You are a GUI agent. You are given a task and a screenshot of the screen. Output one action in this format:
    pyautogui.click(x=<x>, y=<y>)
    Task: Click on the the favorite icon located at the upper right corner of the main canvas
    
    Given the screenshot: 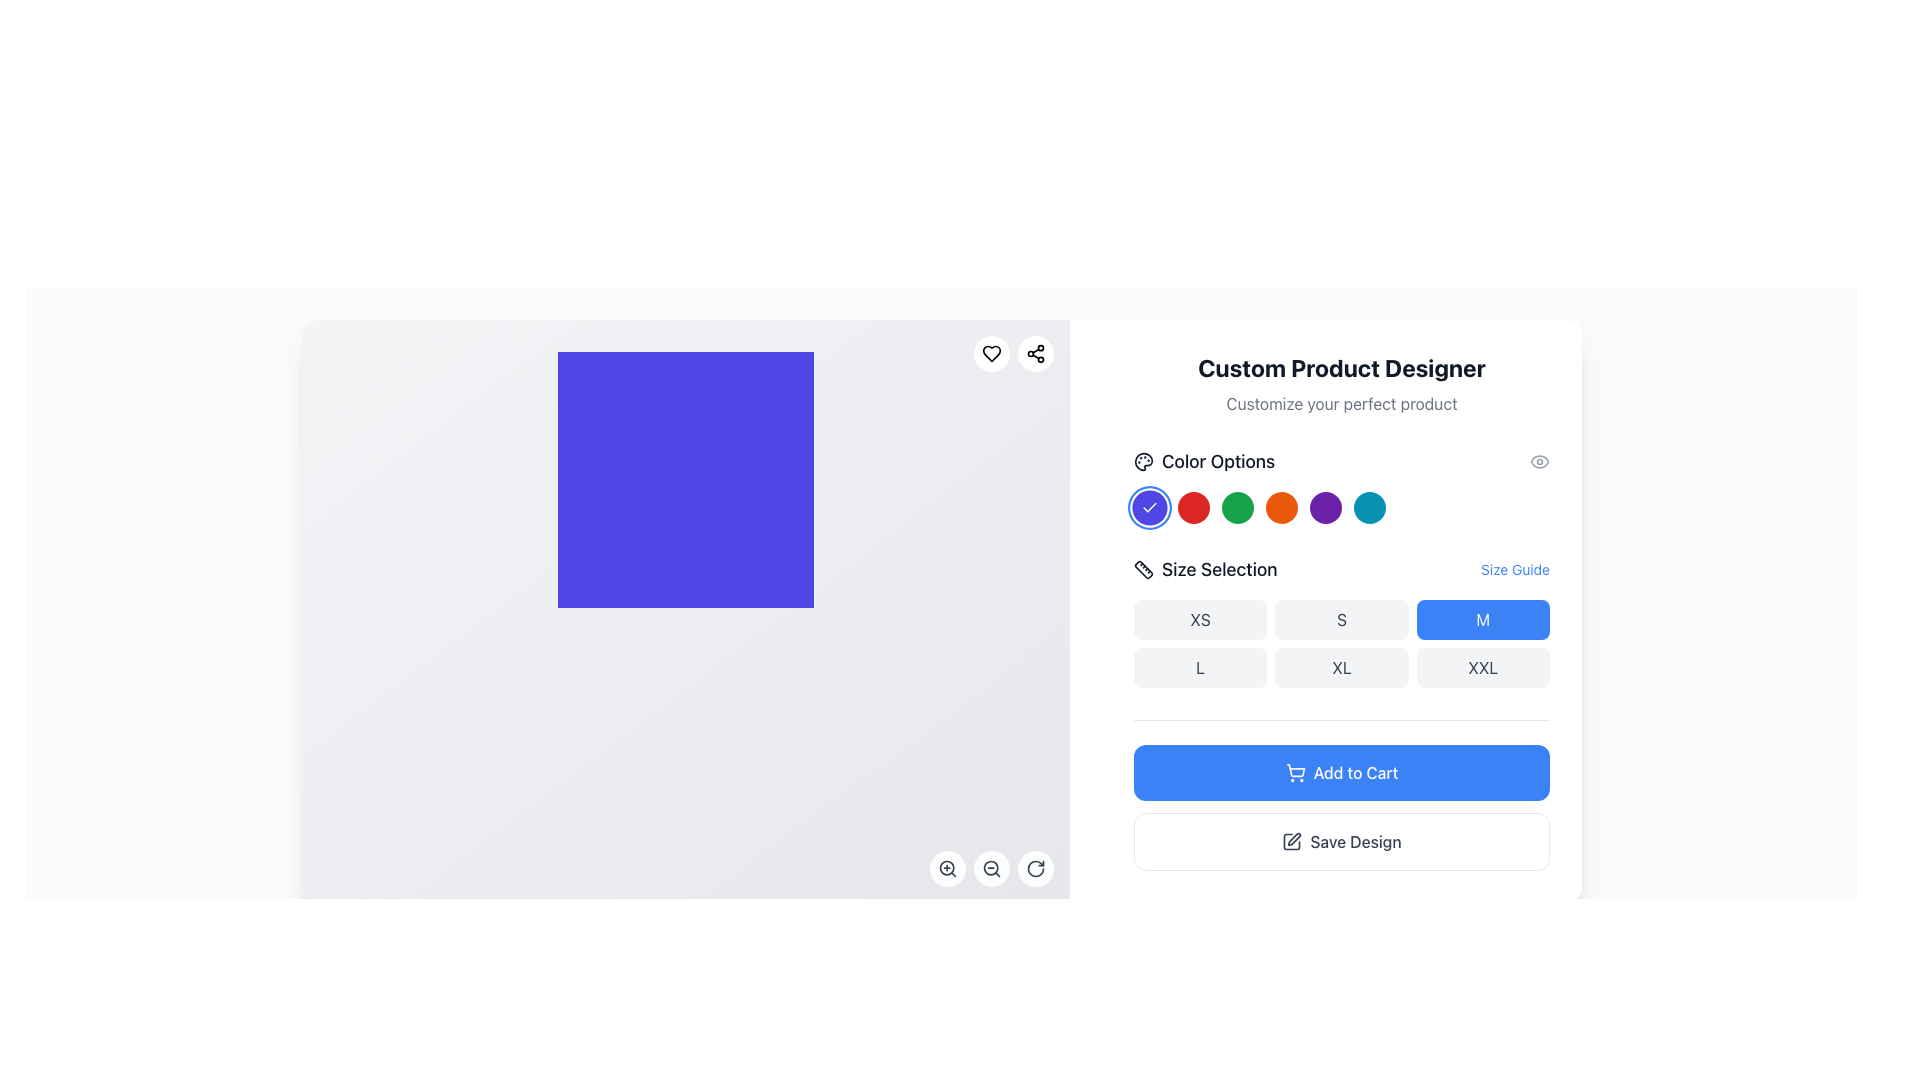 What is the action you would take?
    pyautogui.click(x=992, y=353)
    